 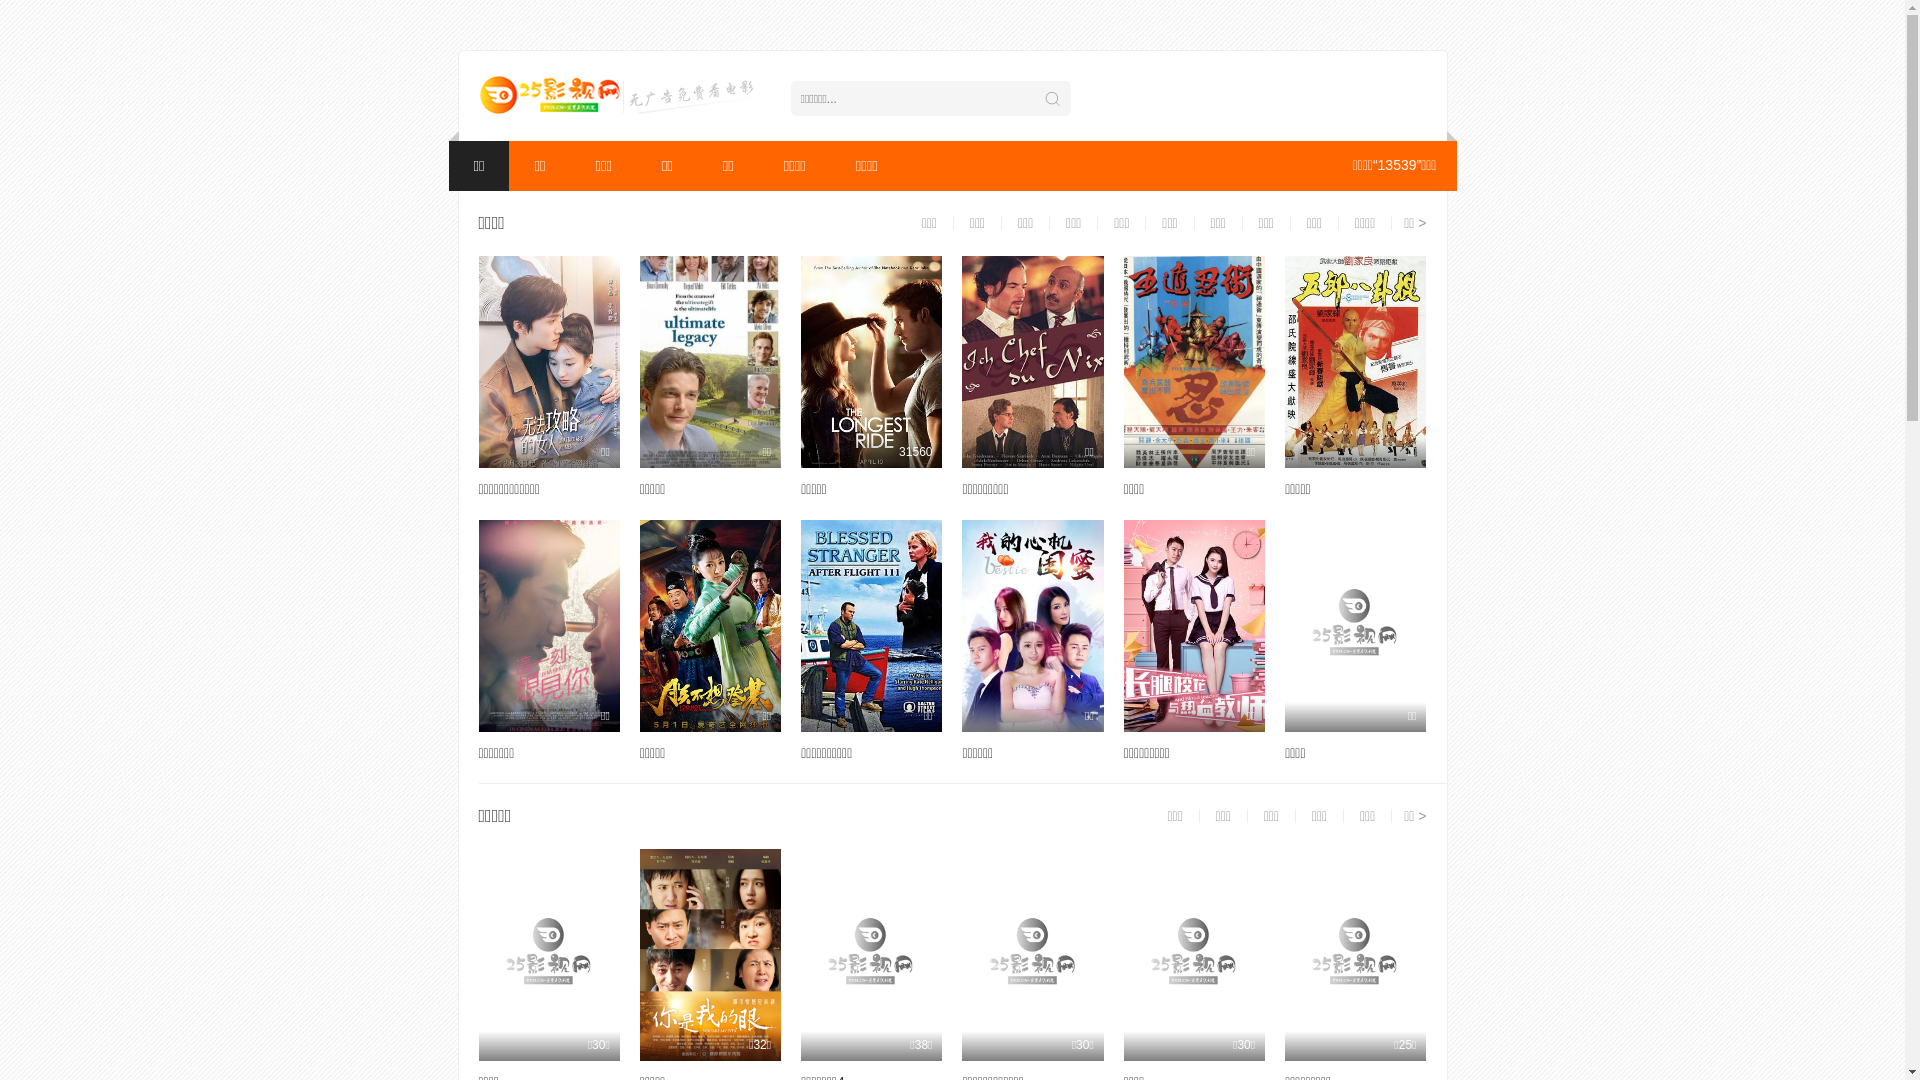 What do you see at coordinates (871, 362) in the screenshot?
I see `'31560'` at bounding box center [871, 362].